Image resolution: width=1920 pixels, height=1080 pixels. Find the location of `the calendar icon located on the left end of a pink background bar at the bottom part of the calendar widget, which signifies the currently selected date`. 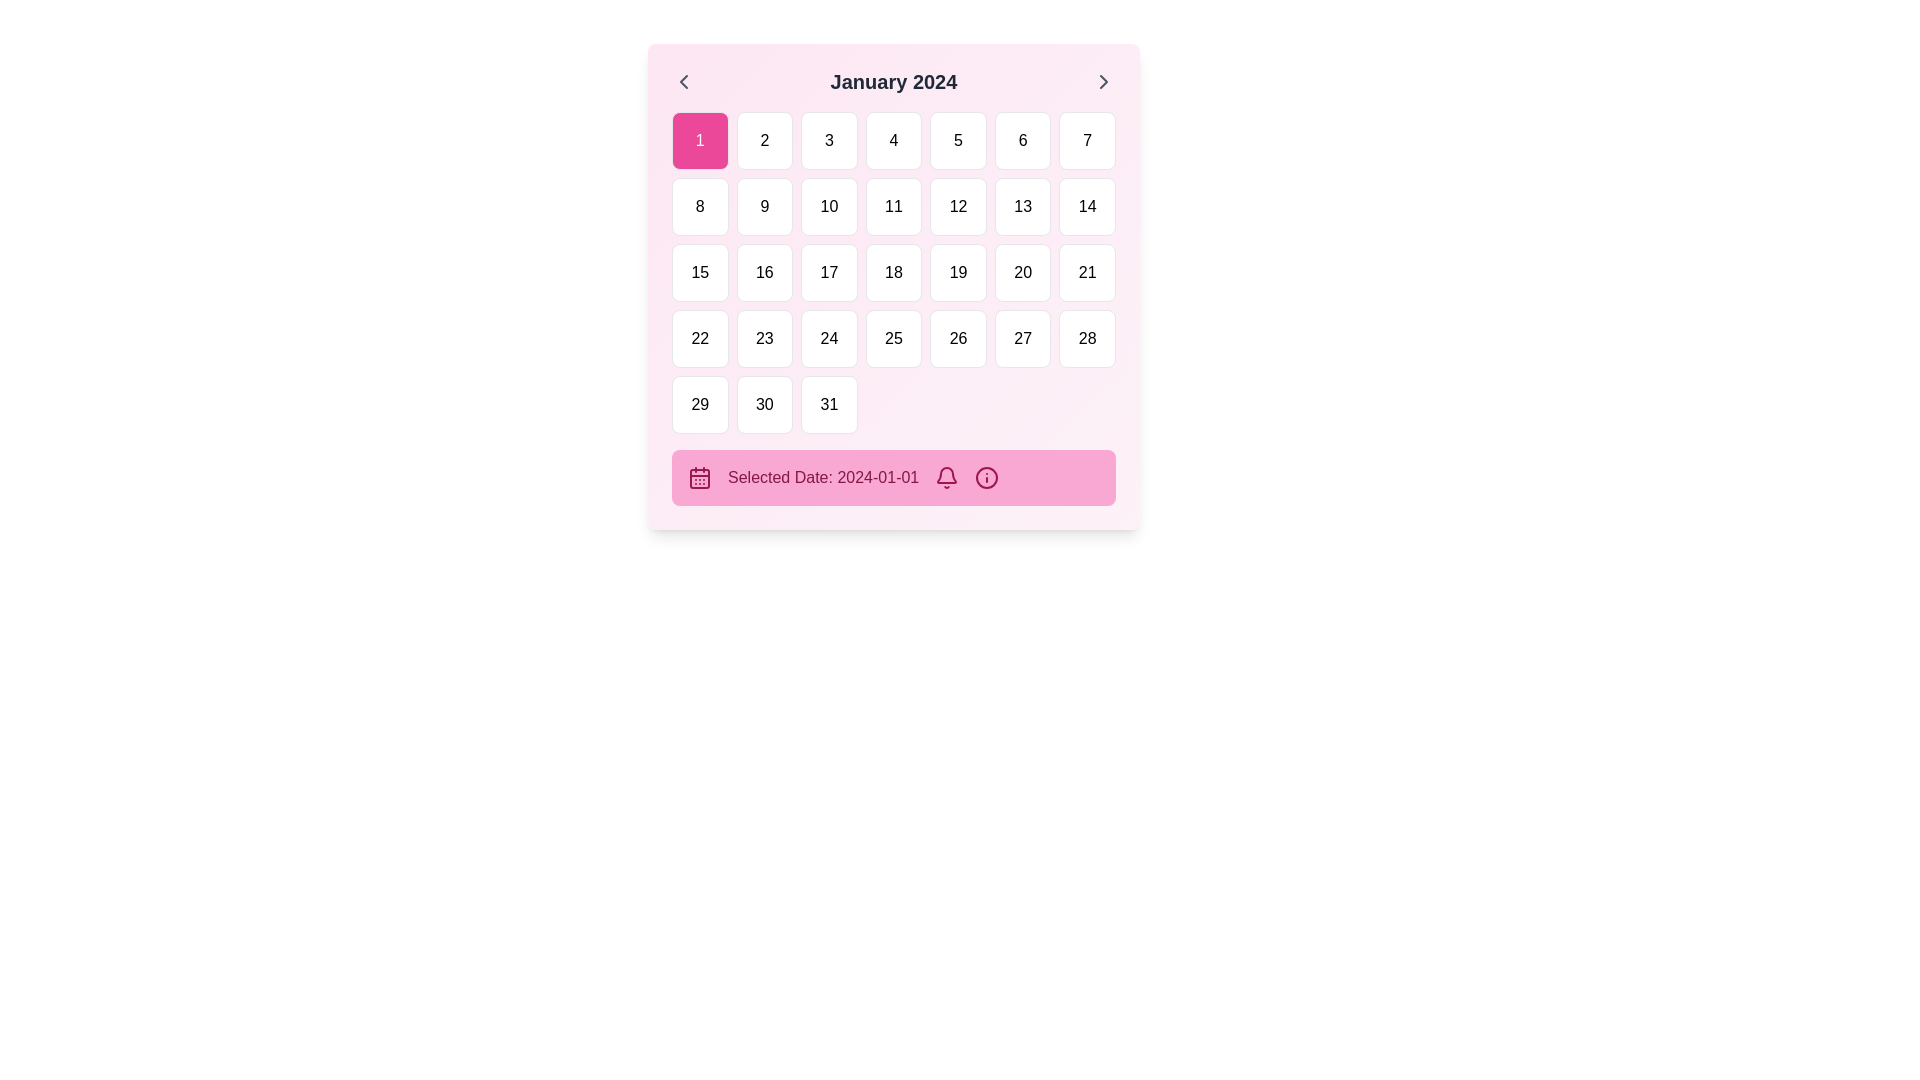

the calendar icon located on the left end of a pink background bar at the bottom part of the calendar widget, which signifies the currently selected date is located at coordinates (700, 478).